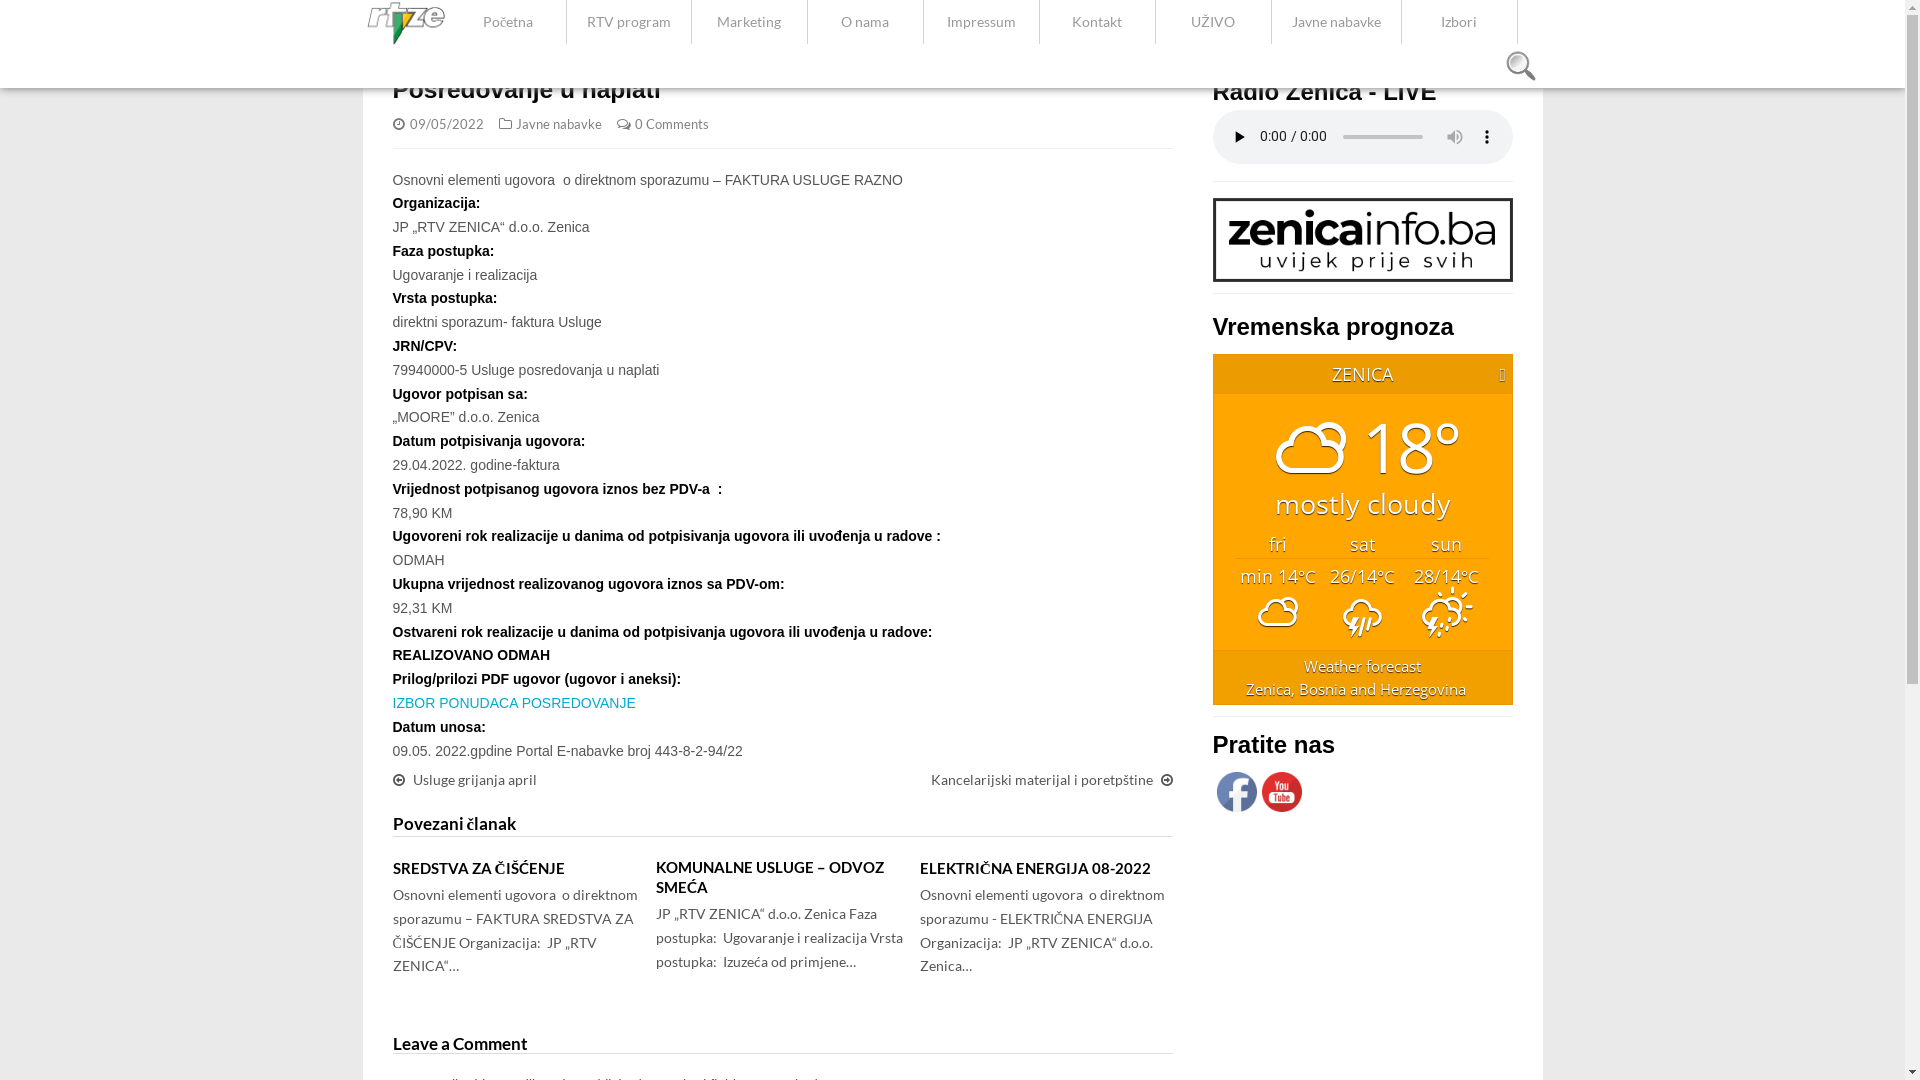  I want to click on 'Impressum', so click(923, 22).